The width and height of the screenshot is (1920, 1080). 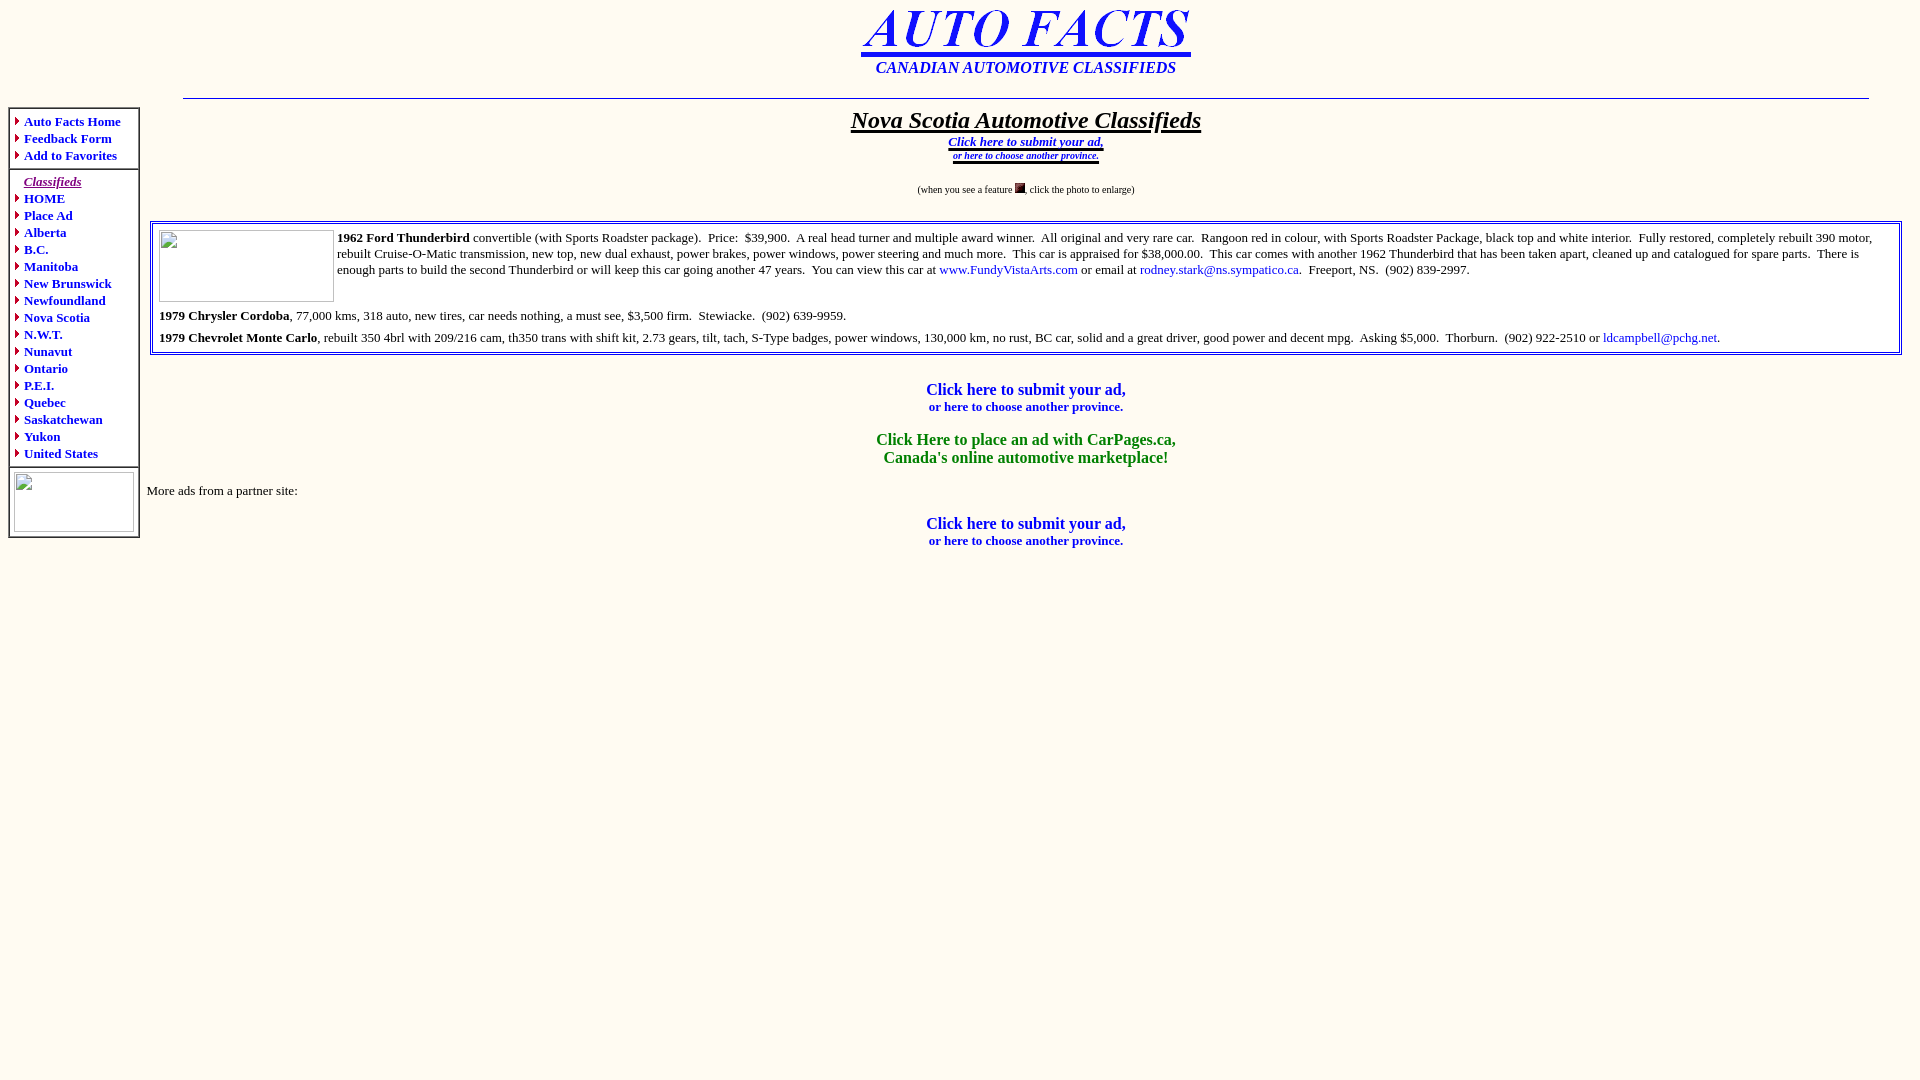 I want to click on 'Add to Favorites', so click(x=65, y=154).